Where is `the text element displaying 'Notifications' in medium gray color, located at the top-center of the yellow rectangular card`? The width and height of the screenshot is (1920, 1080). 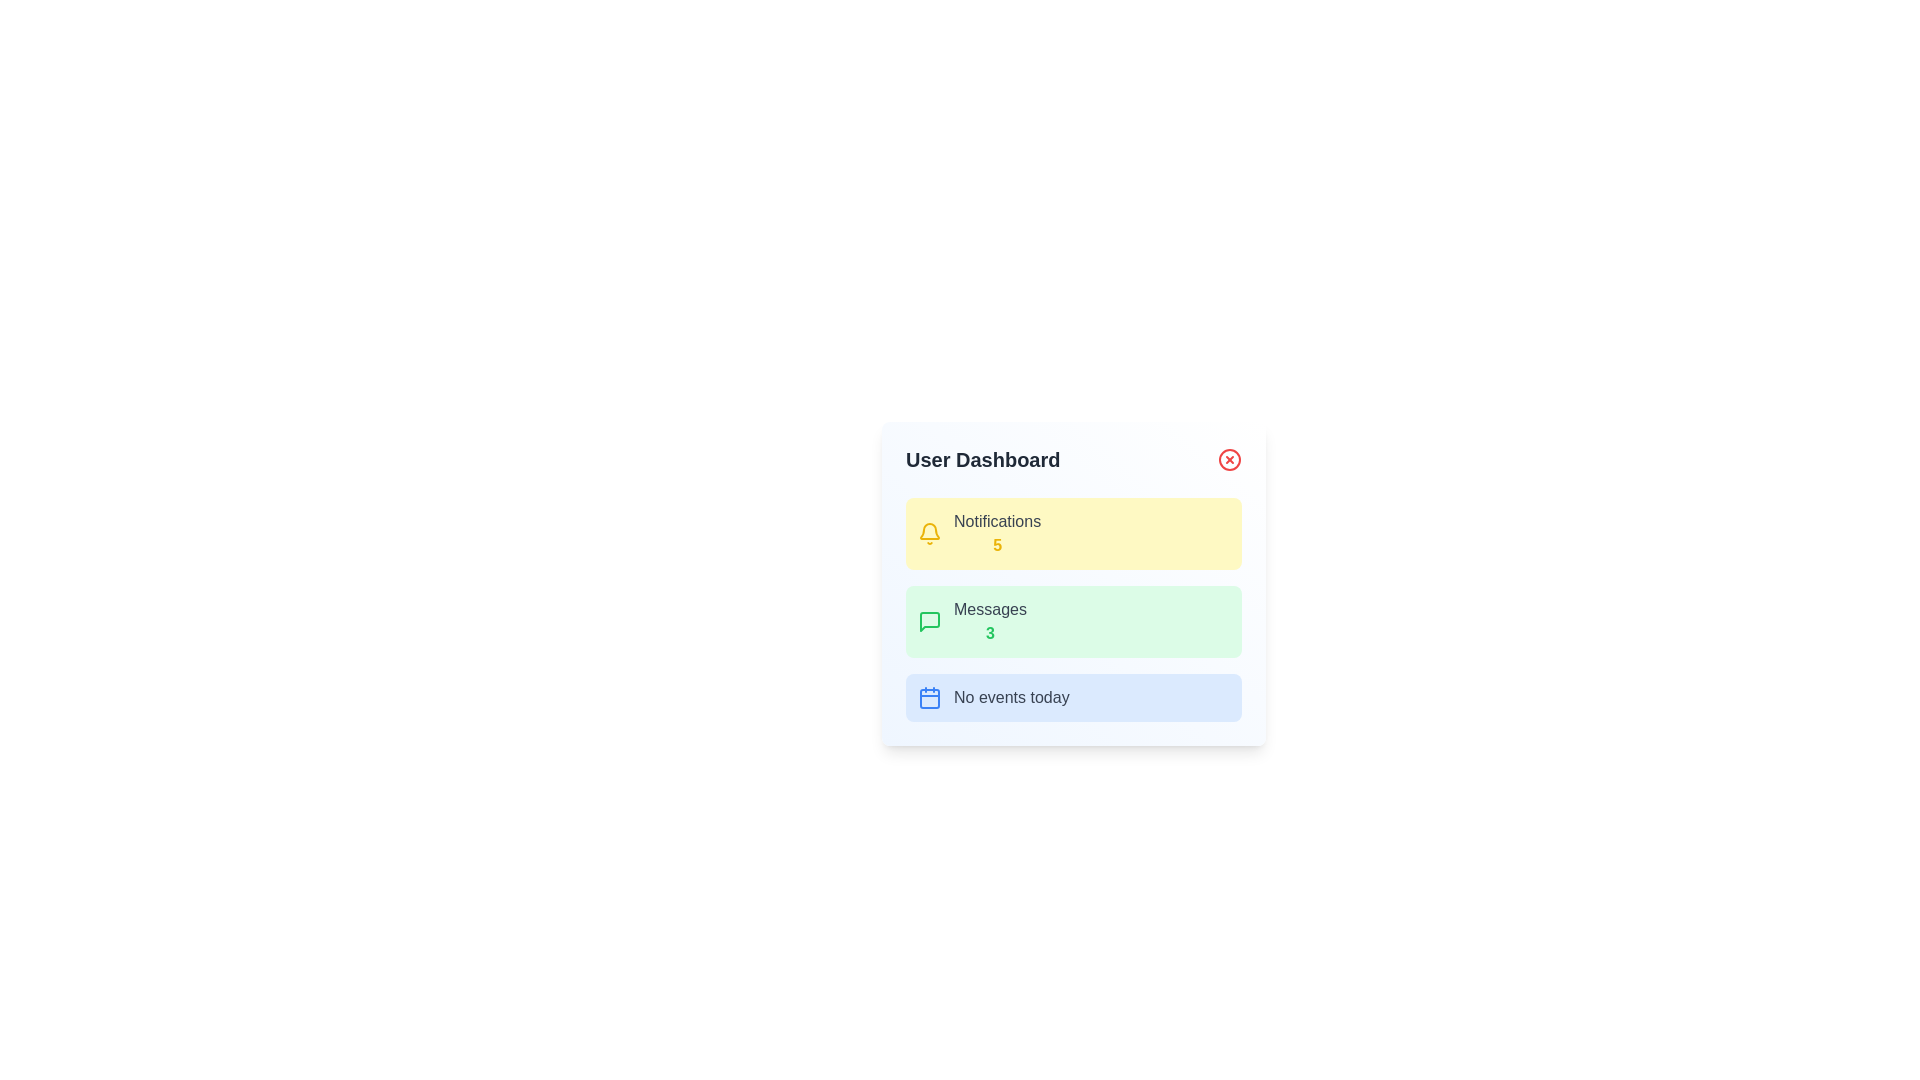
the text element displaying 'Notifications' in medium gray color, located at the top-center of the yellow rectangular card is located at coordinates (997, 520).